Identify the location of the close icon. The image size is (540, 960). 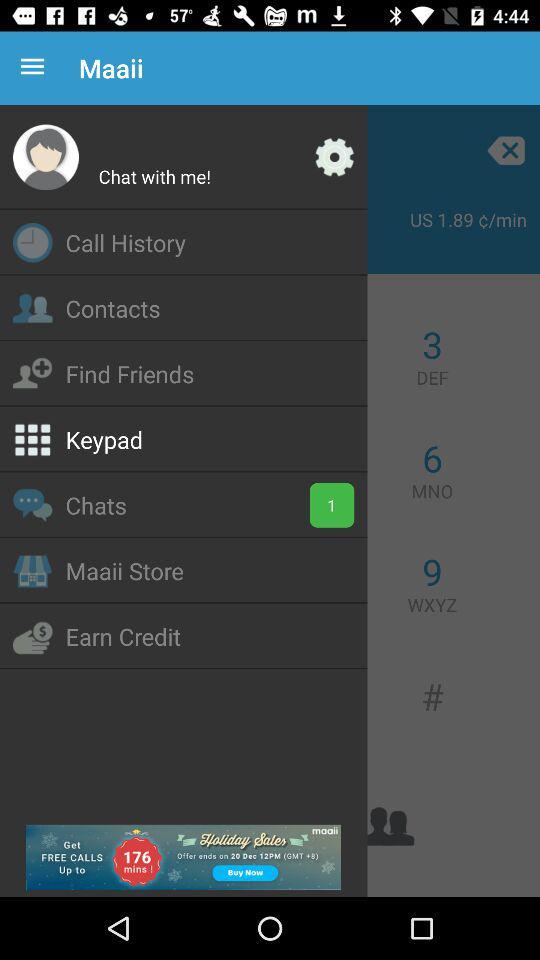
(507, 149).